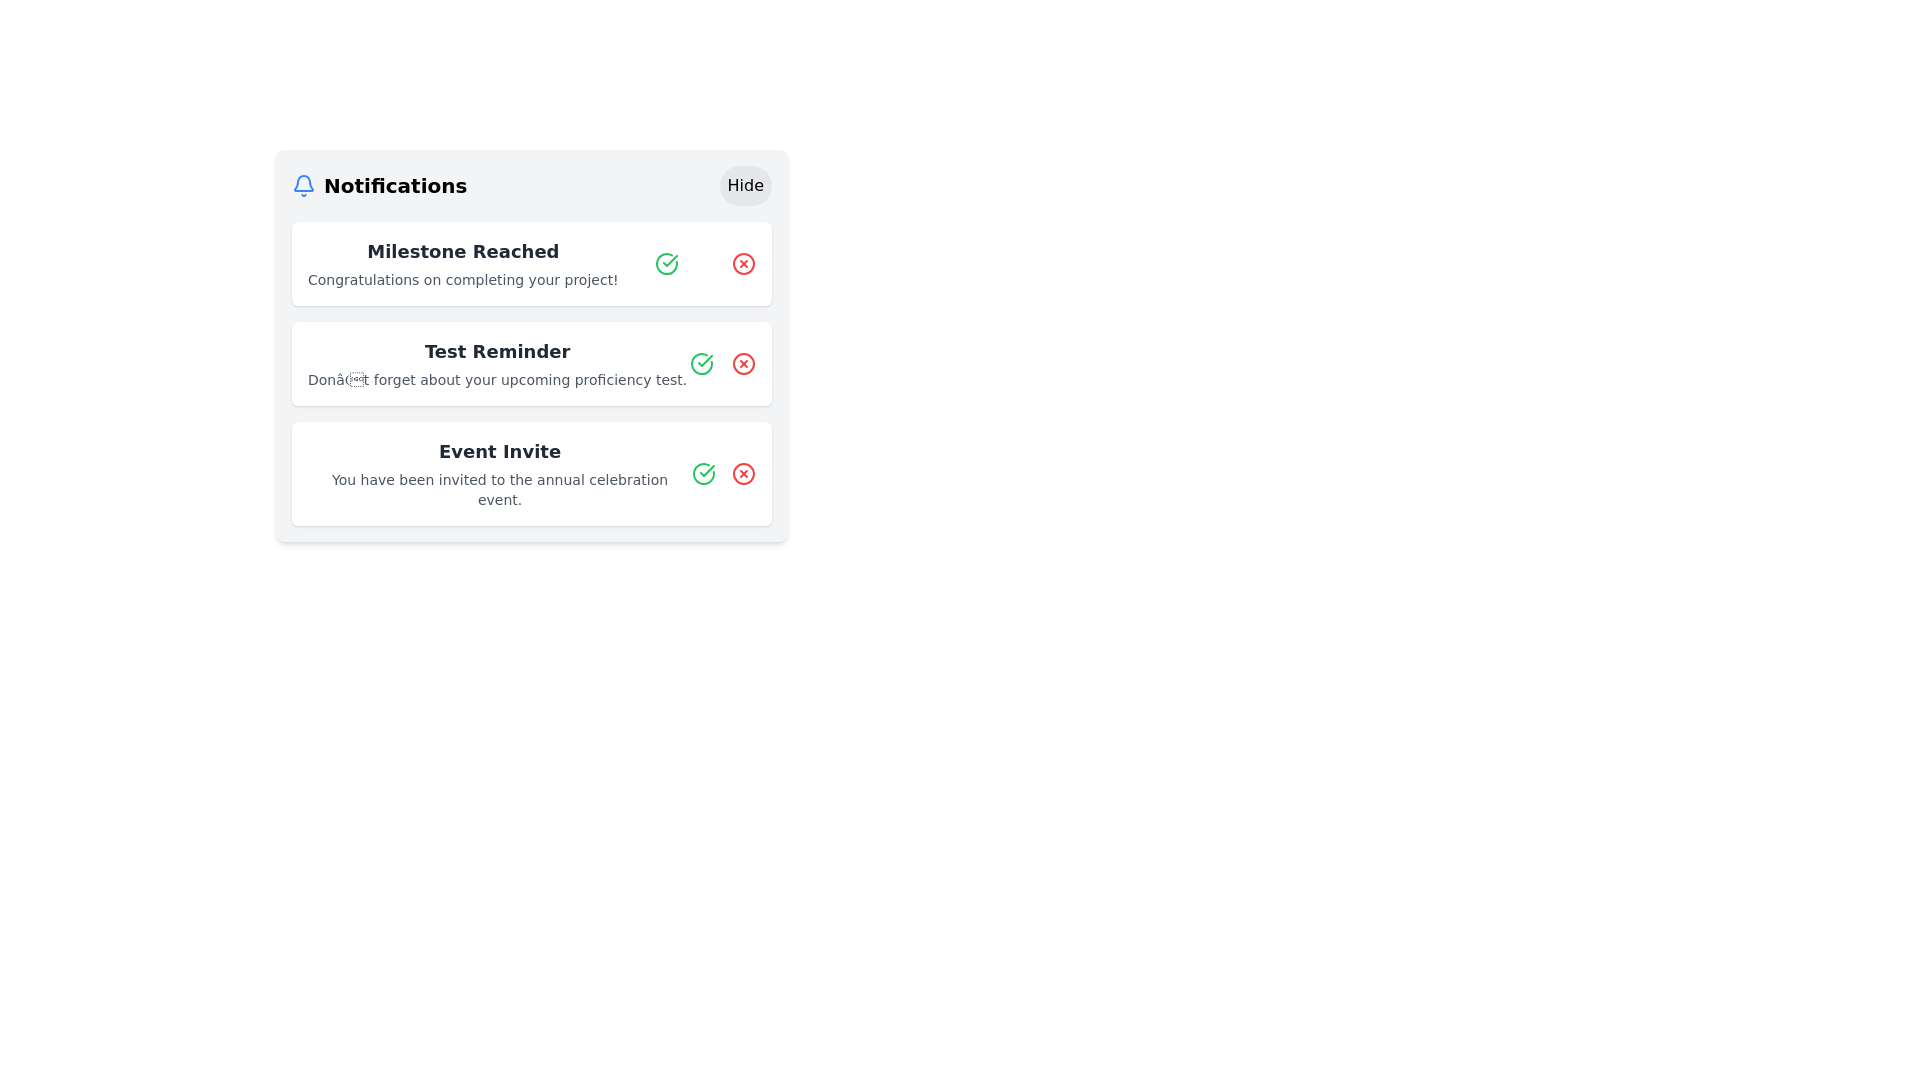  I want to click on the success status icon located to the right of the text 'Milestone Reached Congratulations on completing your project!' in the first notification card to acknowledge the notification, so click(667, 262).